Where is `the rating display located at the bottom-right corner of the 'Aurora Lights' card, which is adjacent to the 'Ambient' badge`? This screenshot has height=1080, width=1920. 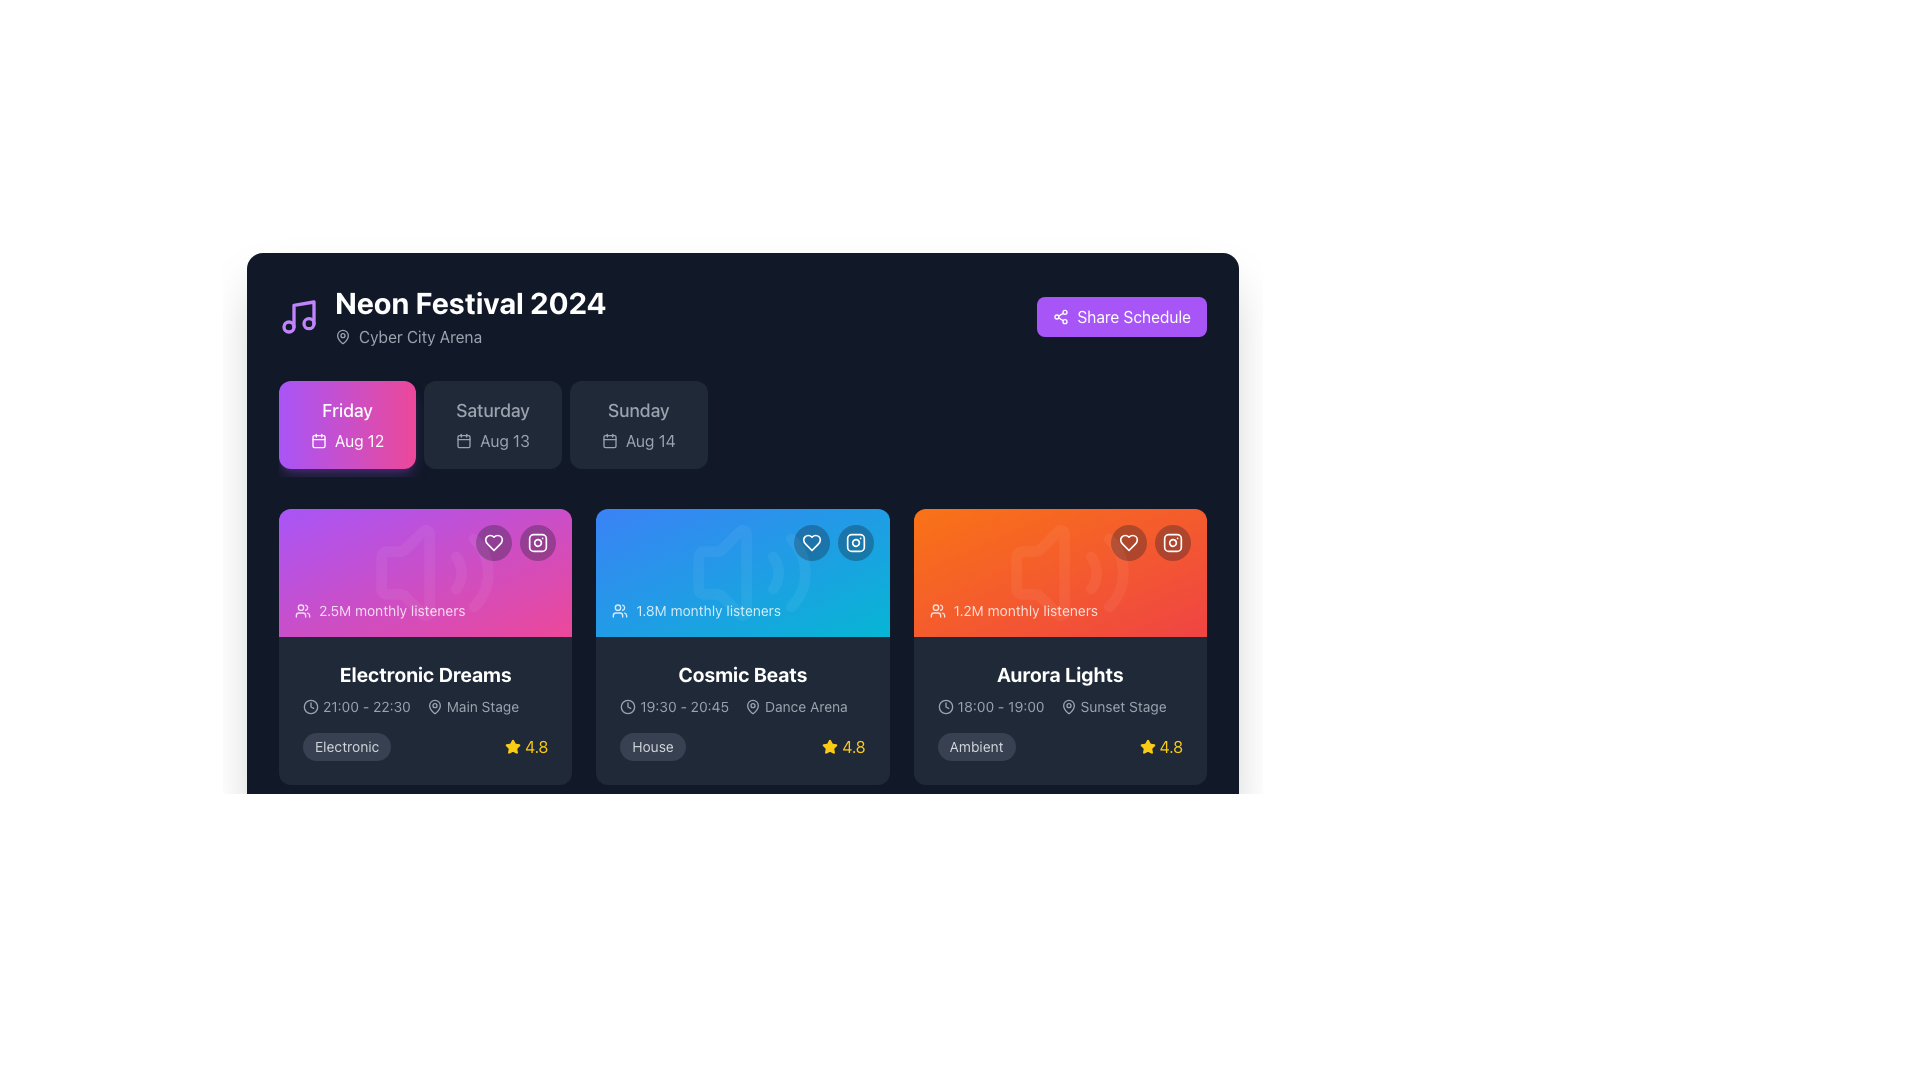
the rating display located at the bottom-right corner of the 'Aurora Lights' card, which is adjacent to the 'Ambient' badge is located at coordinates (1161, 747).